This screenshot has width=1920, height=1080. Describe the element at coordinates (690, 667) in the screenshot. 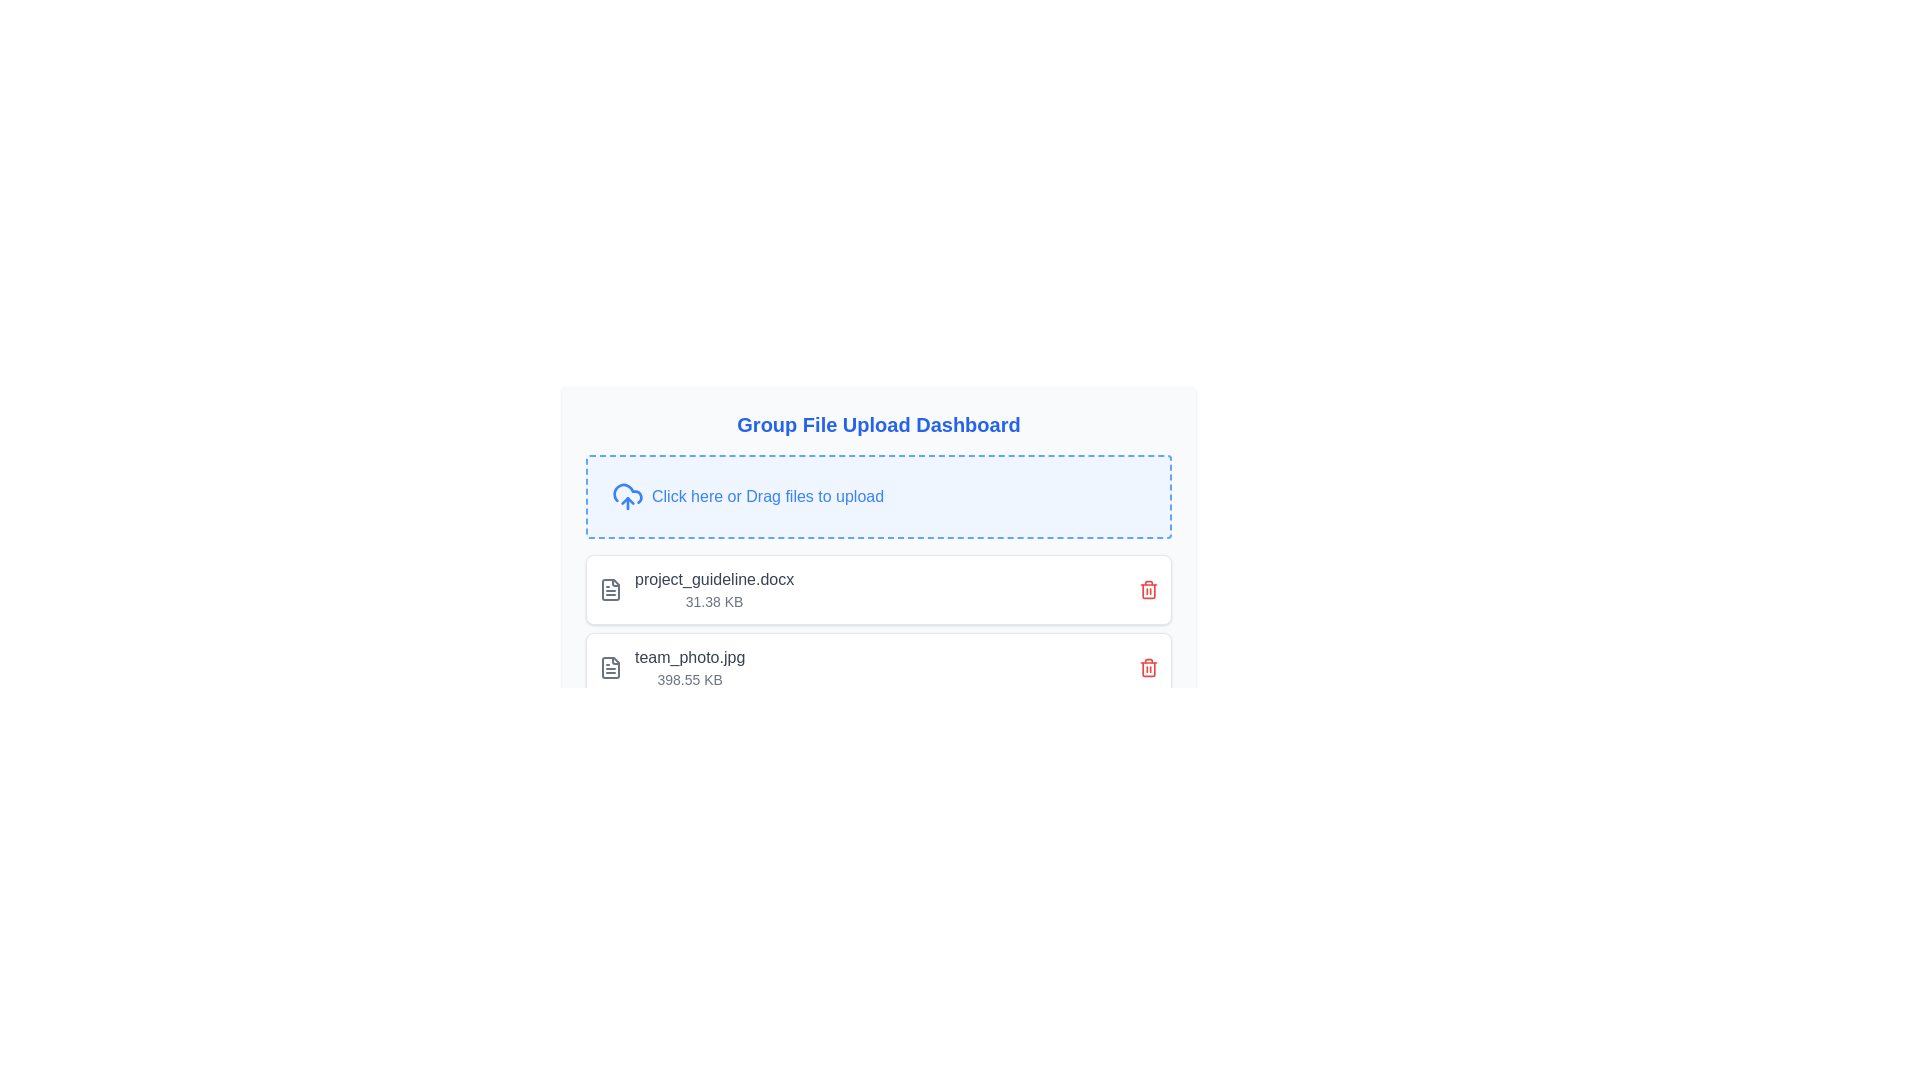

I see `the text label representing the uploaded file, which shows its name and size, located in the file upload list, specifically the second item after 'project_guideline.docx 31.38 KB'` at that location.